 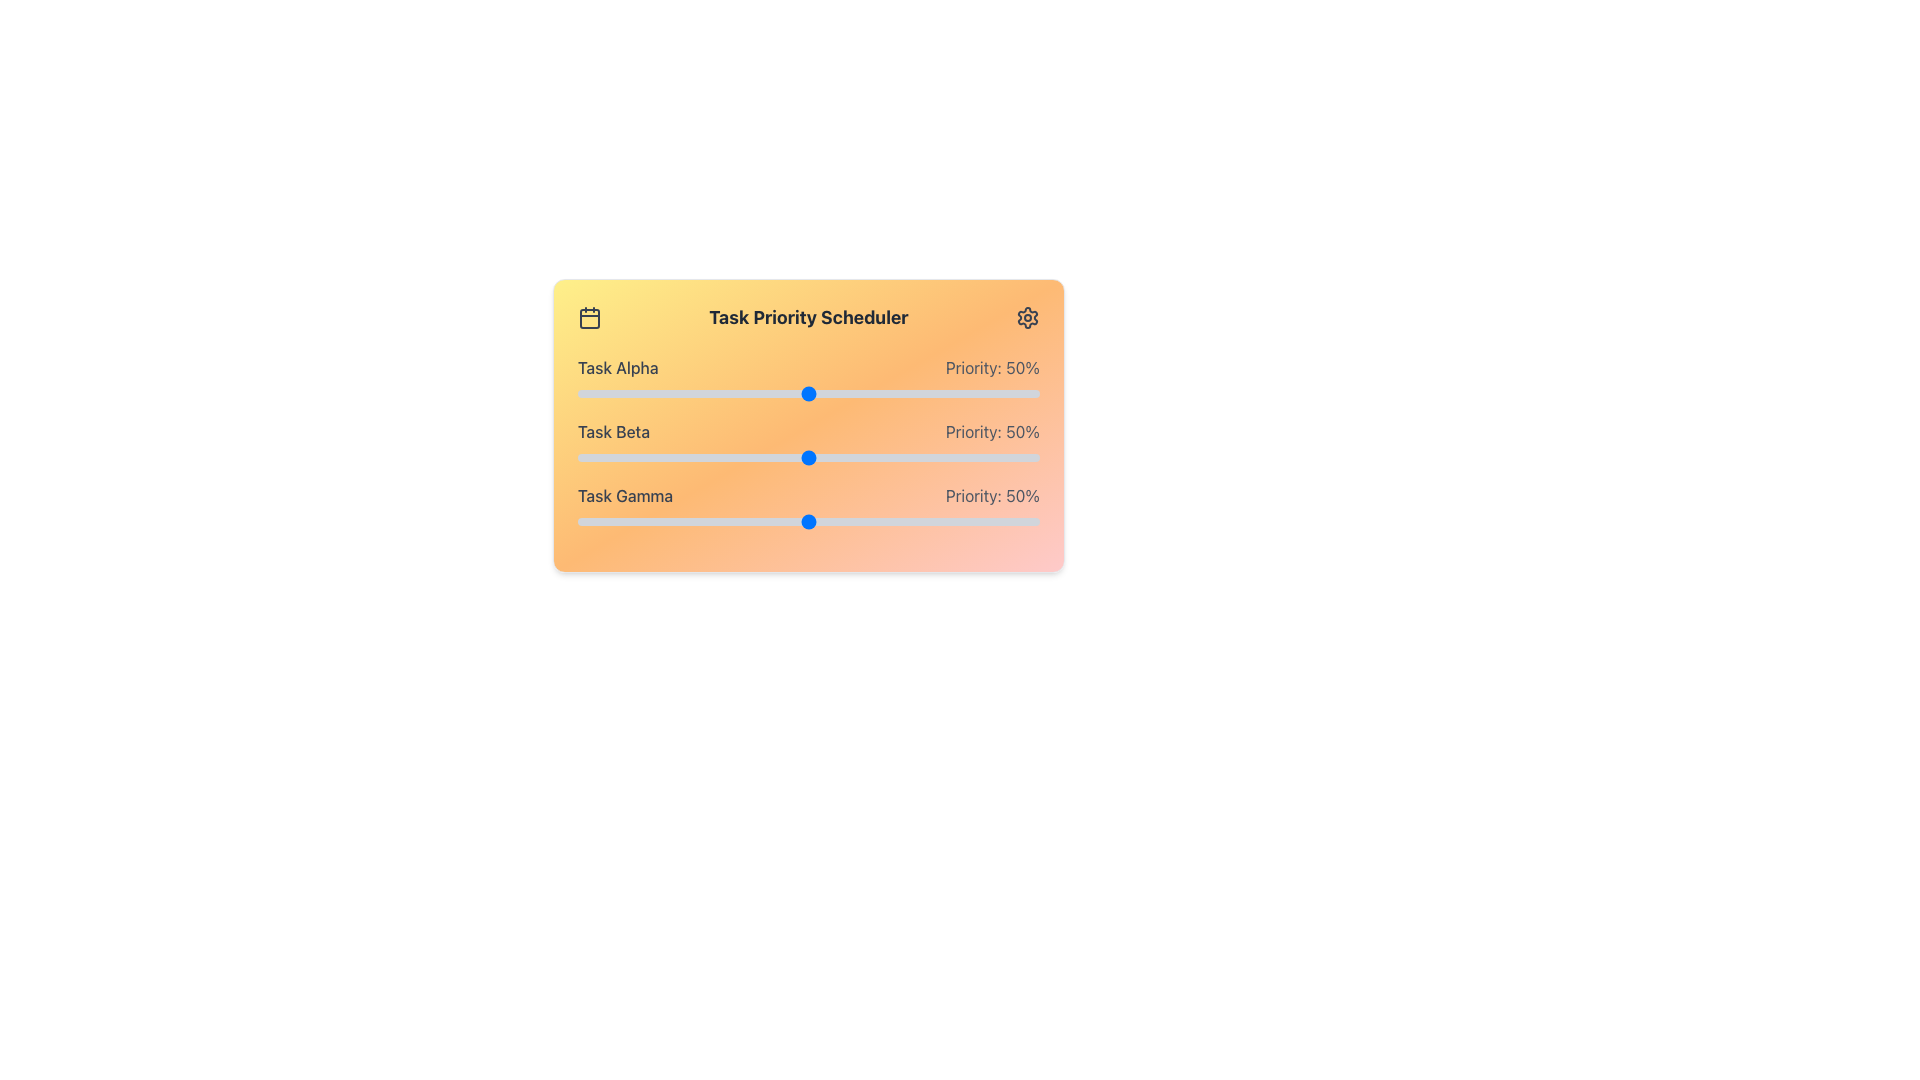 I want to click on the text label displaying 'Priority: 50%' located at the far right of the 'Task Alpha' section in the 'Task Priority Scheduler' interface, so click(x=992, y=367).